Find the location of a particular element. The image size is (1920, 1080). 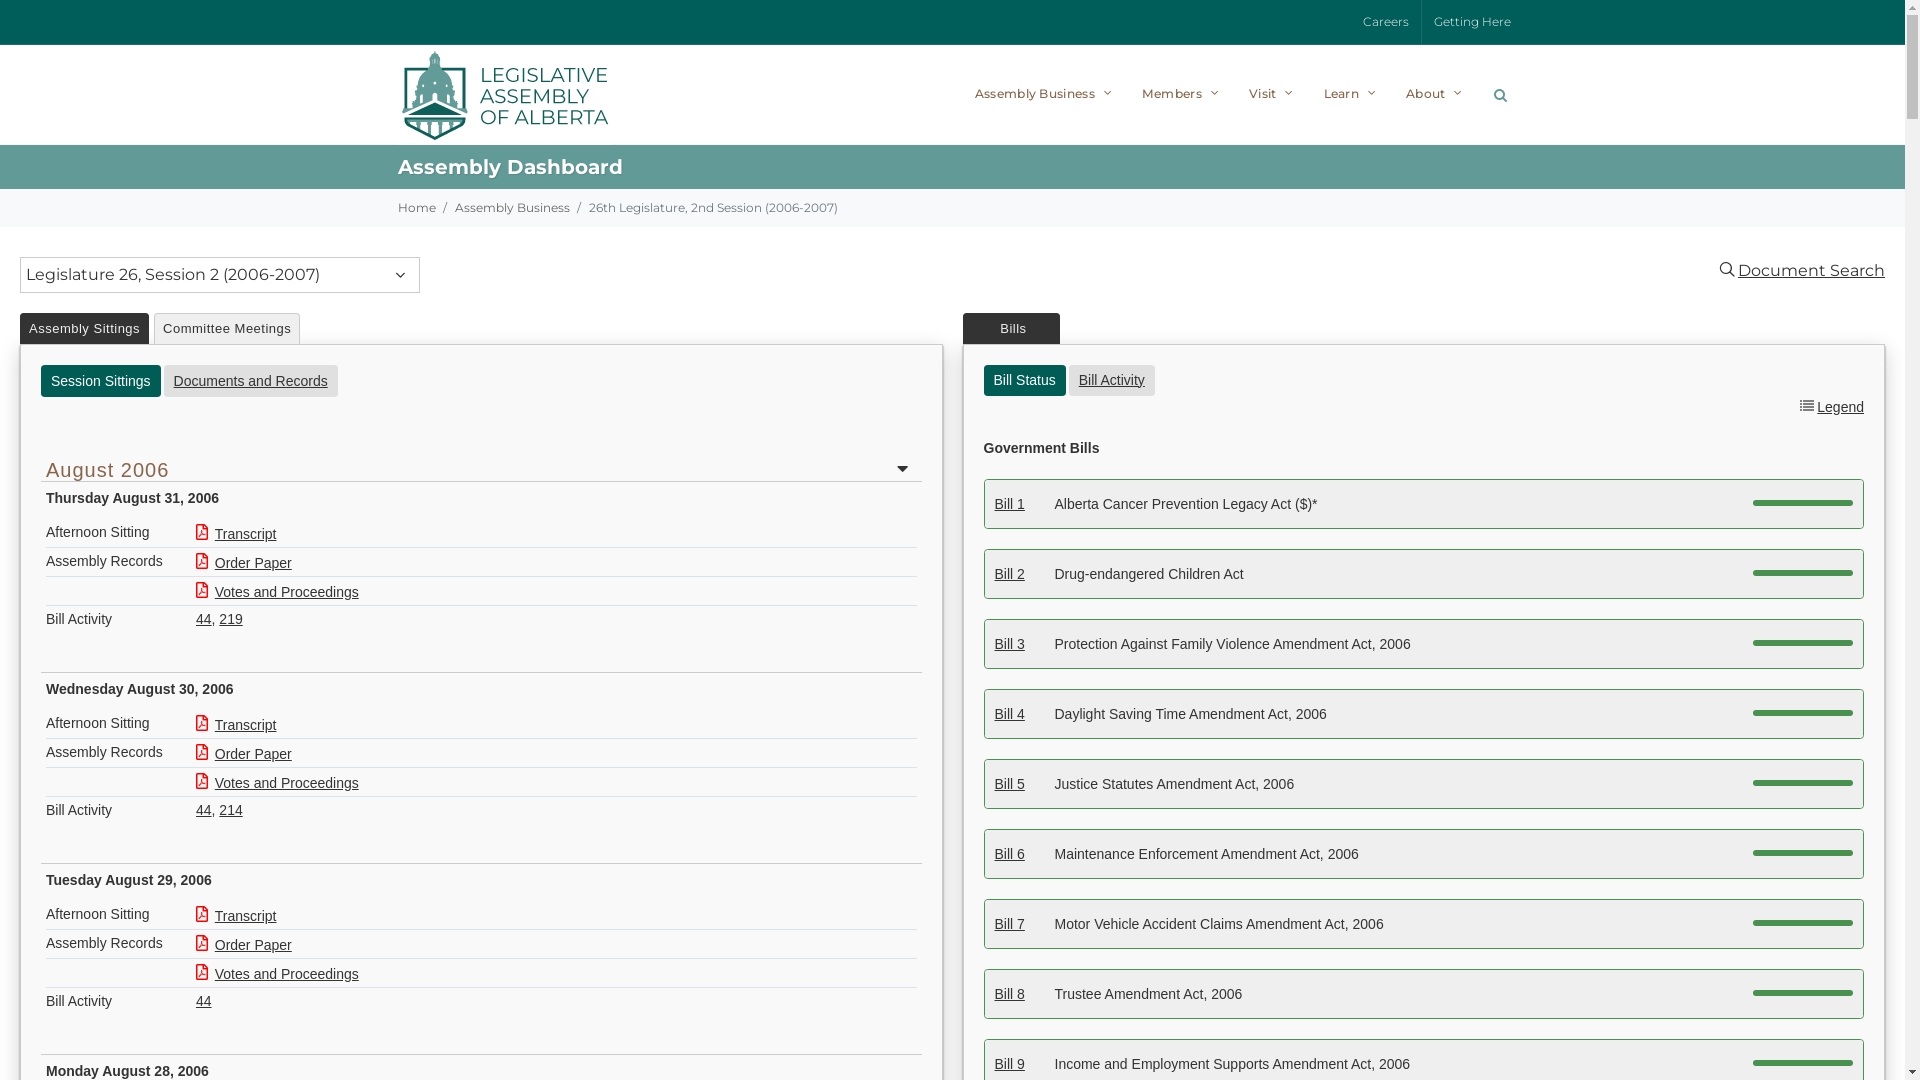

'Getting Here' is located at coordinates (1472, 22).